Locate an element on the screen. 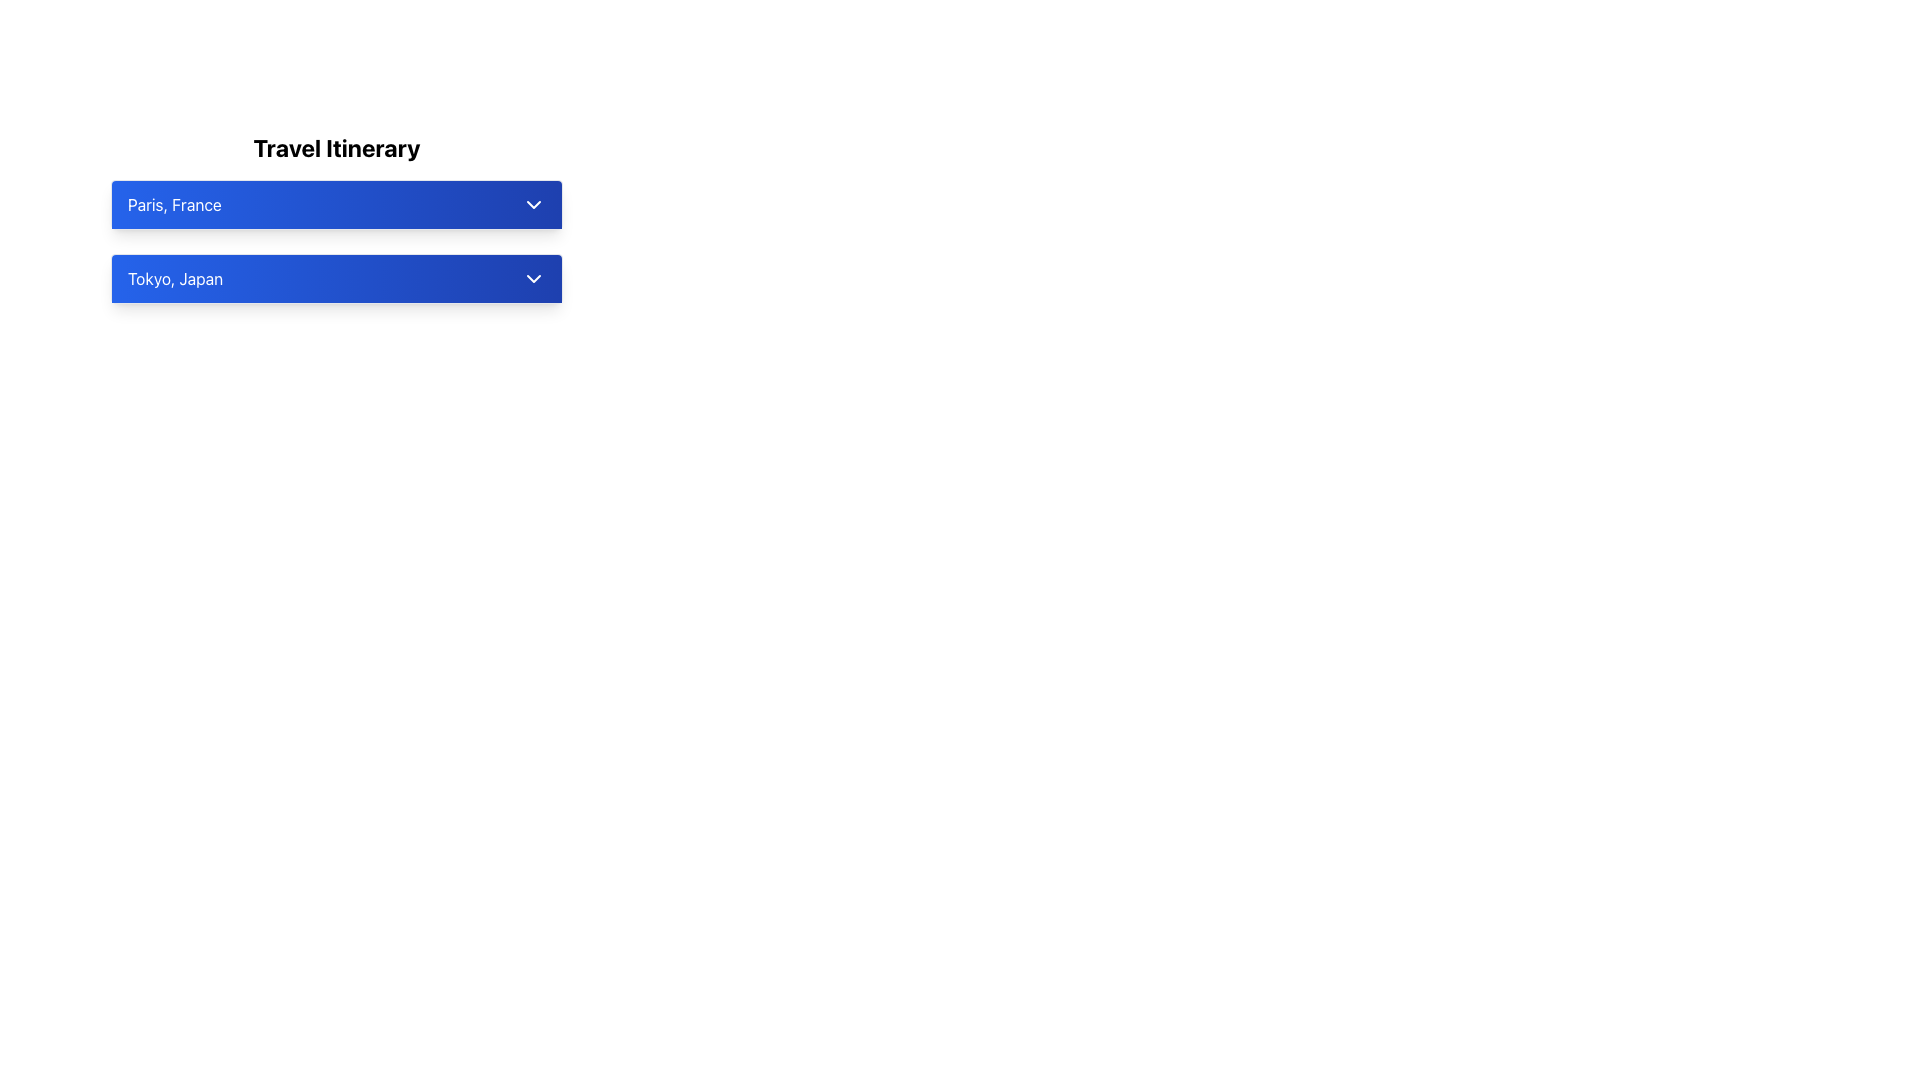  the Header text element, which serves as the title for the travel destinations listed below it is located at coordinates (336, 146).